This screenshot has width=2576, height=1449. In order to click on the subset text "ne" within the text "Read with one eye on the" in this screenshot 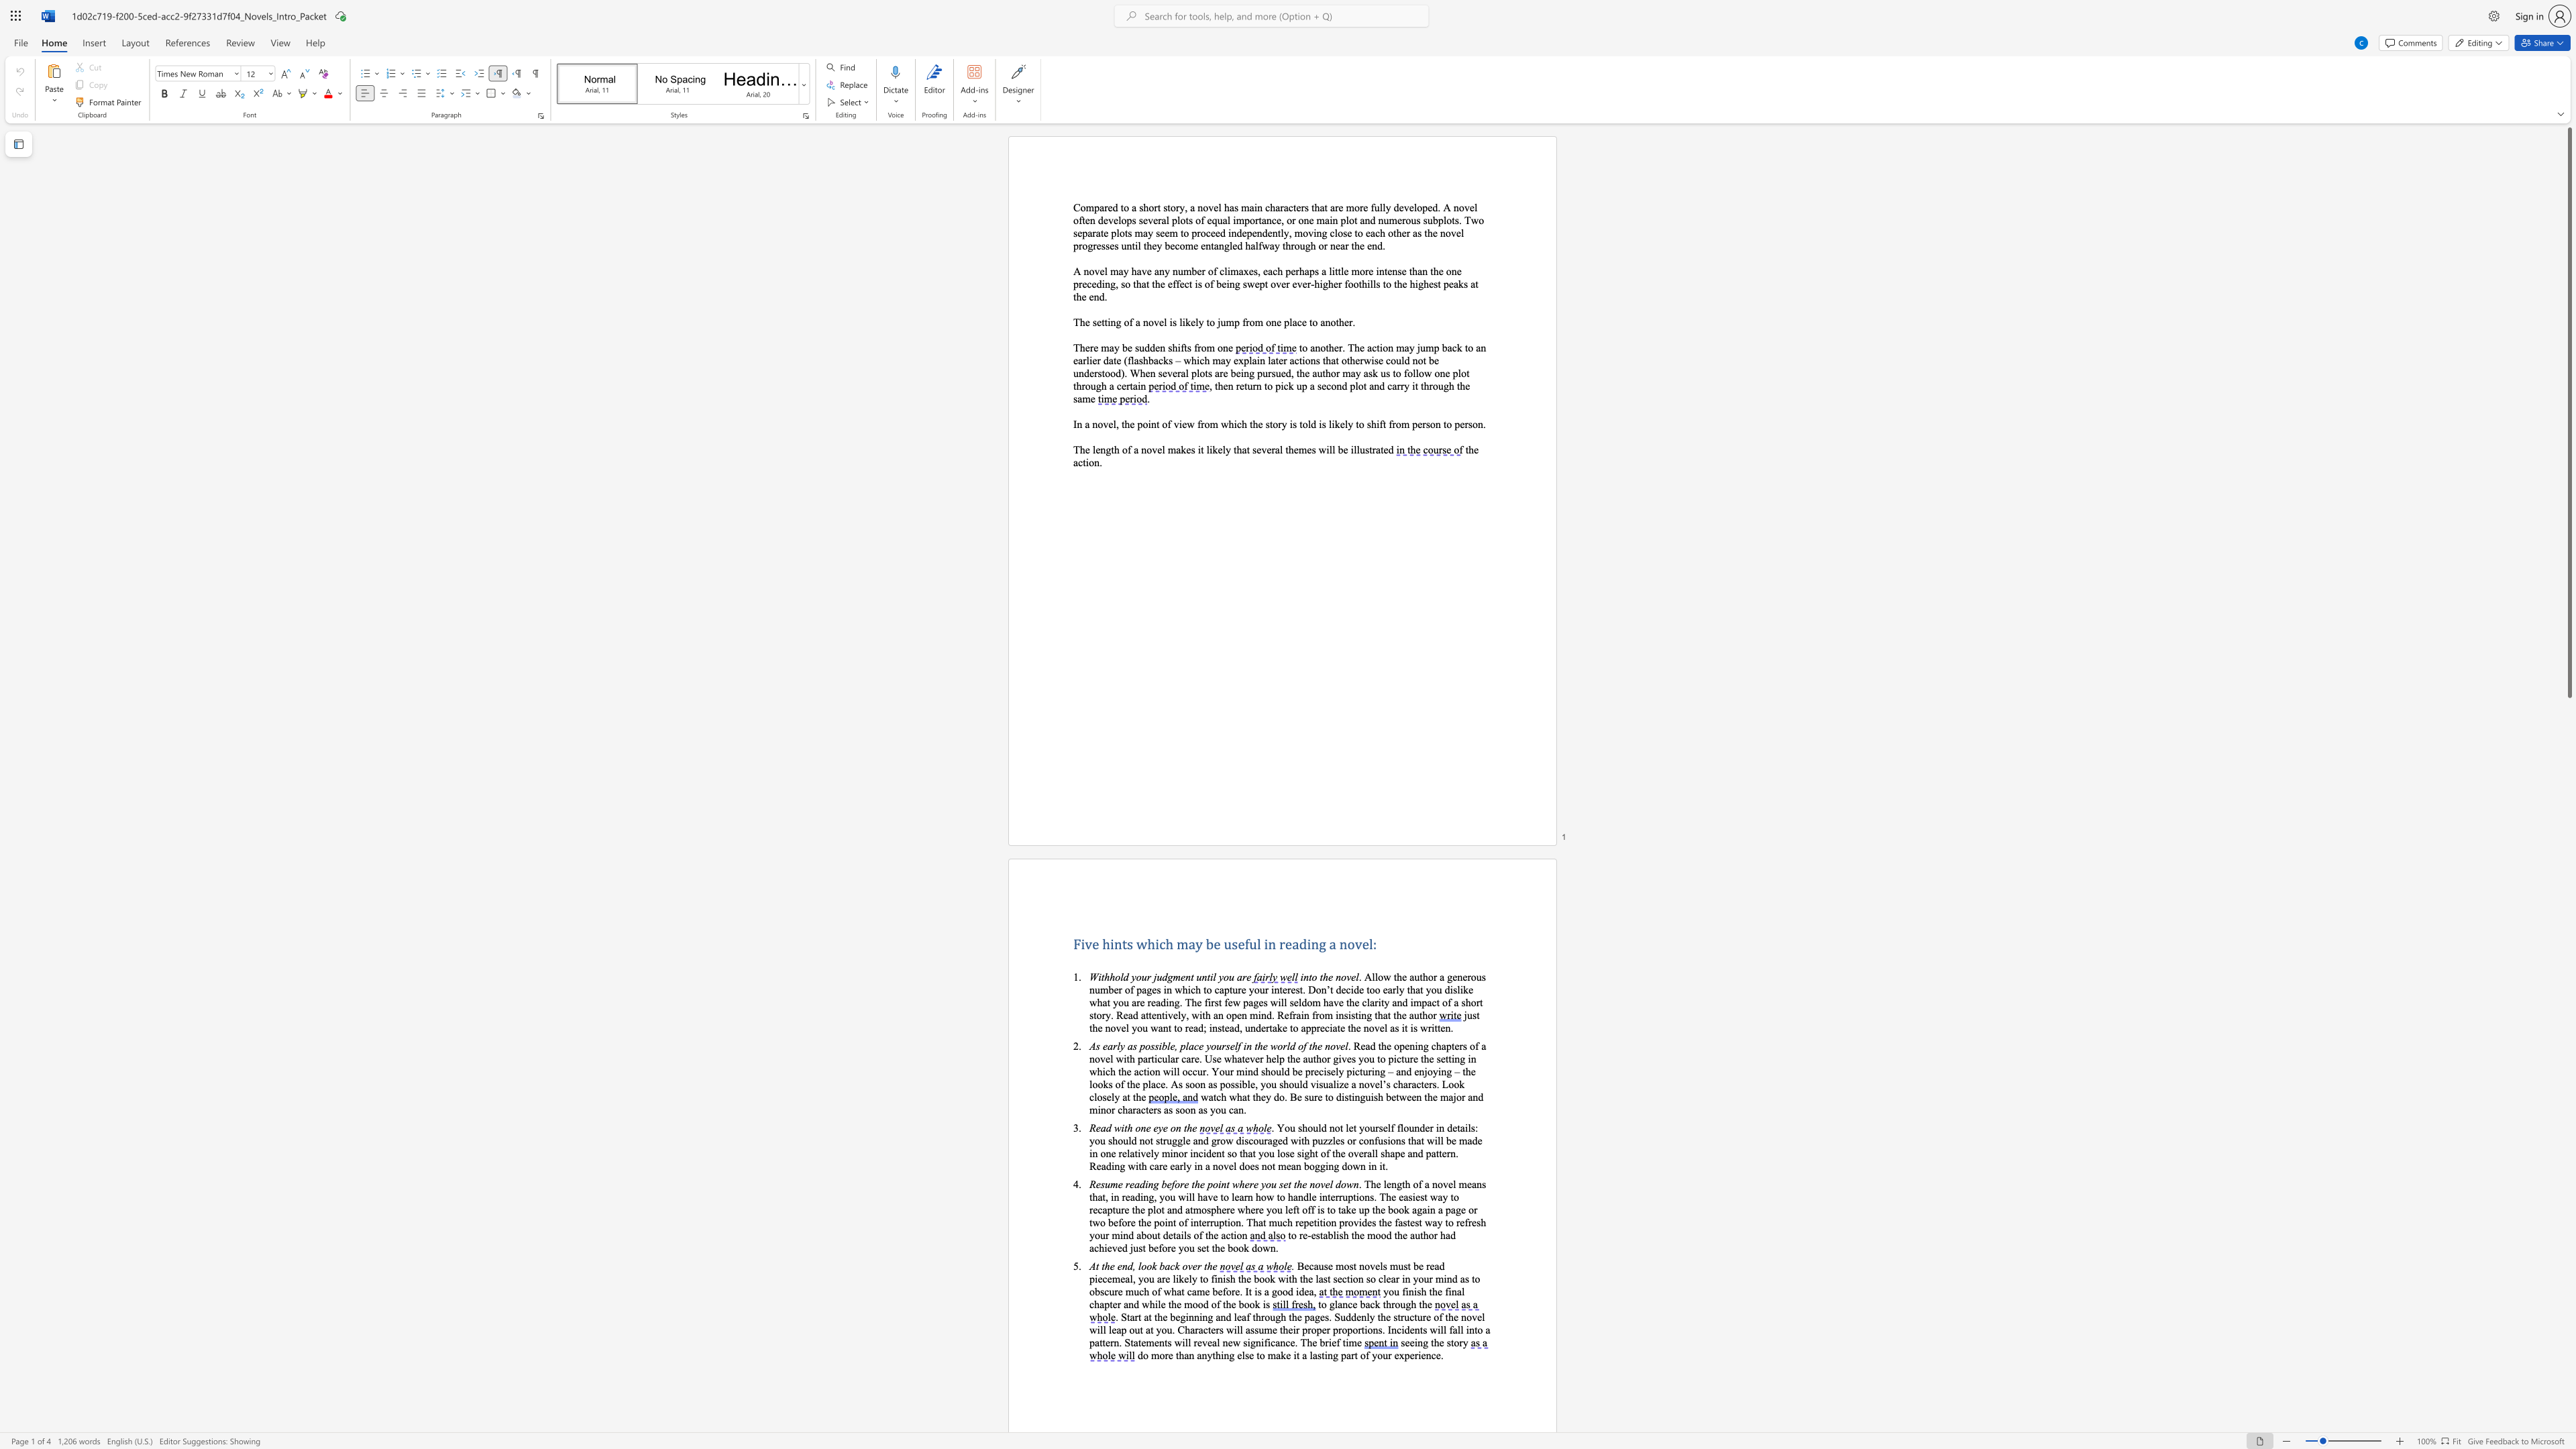, I will do `click(1140, 1128)`.